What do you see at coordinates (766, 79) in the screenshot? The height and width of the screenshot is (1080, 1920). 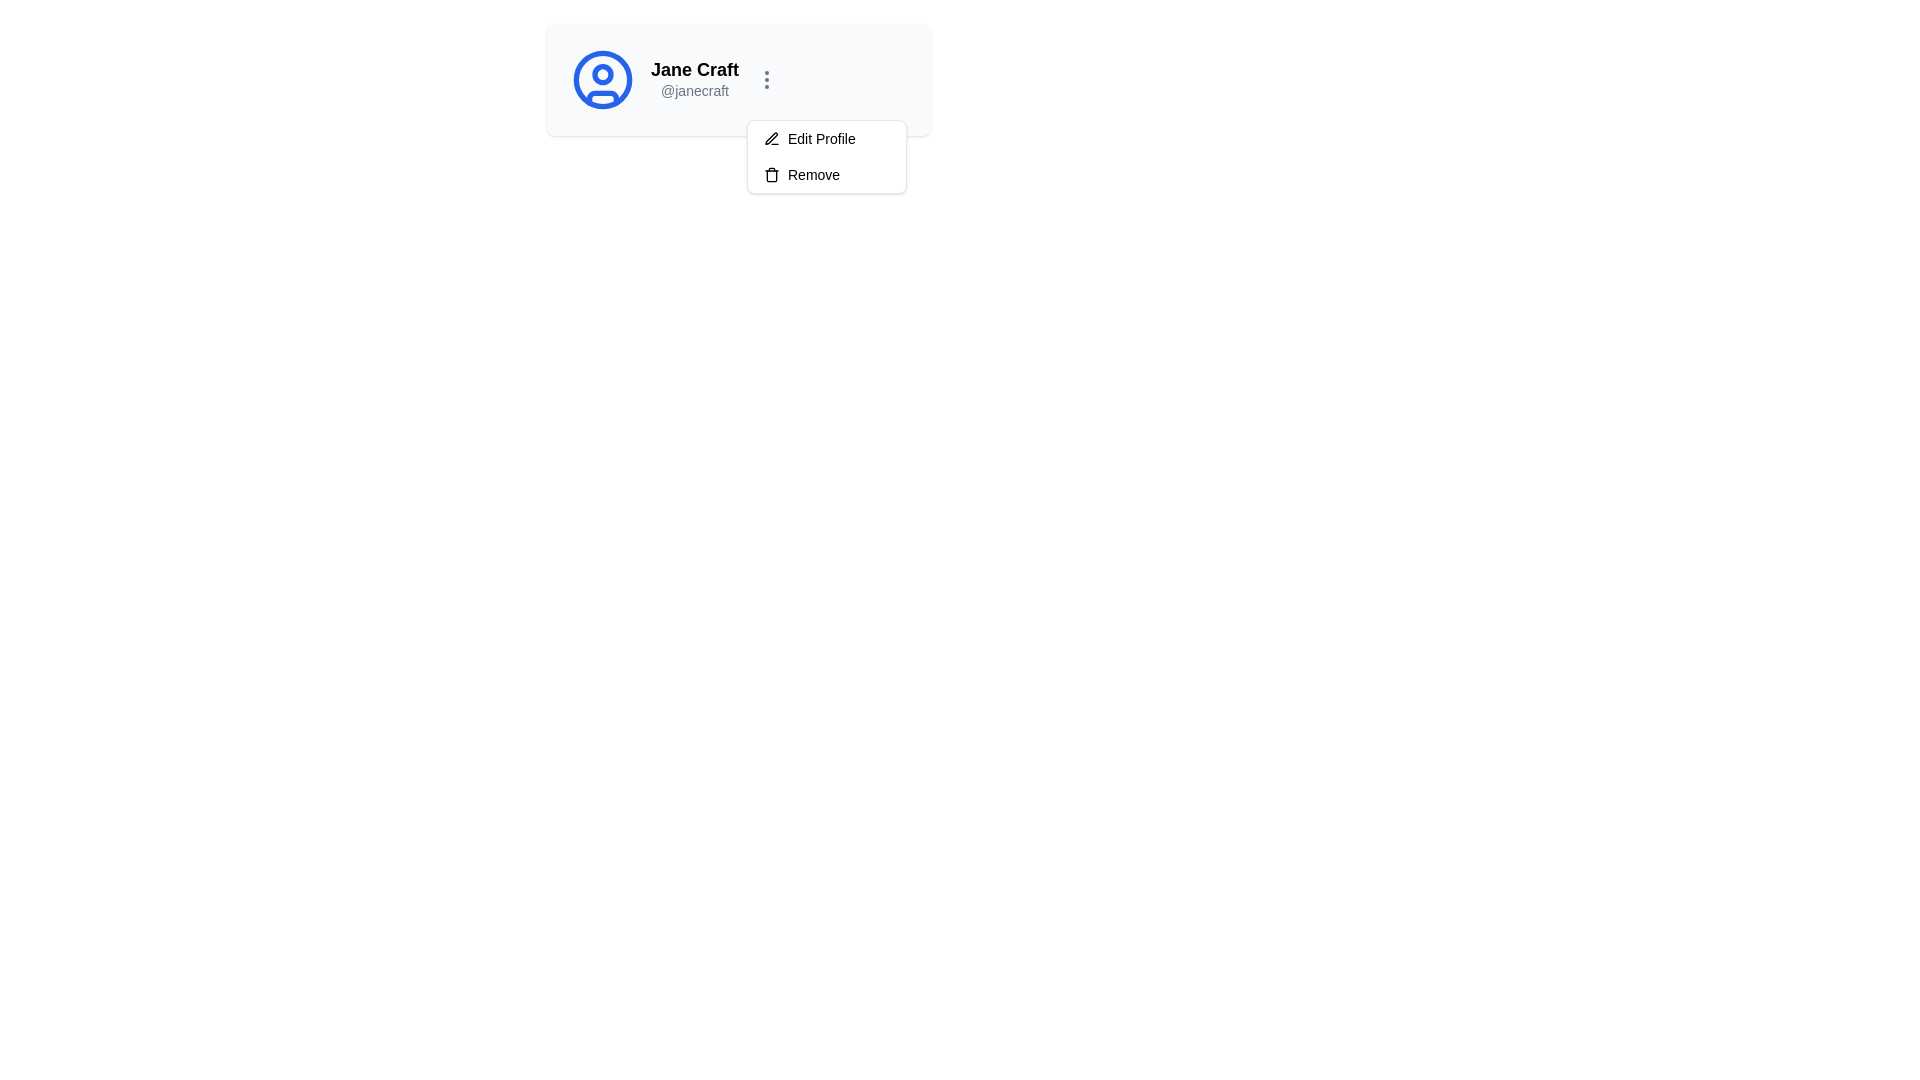 I see `the Menu Trigger Icon located at the far right side of the profile header section` at bounding box center [766, 79].